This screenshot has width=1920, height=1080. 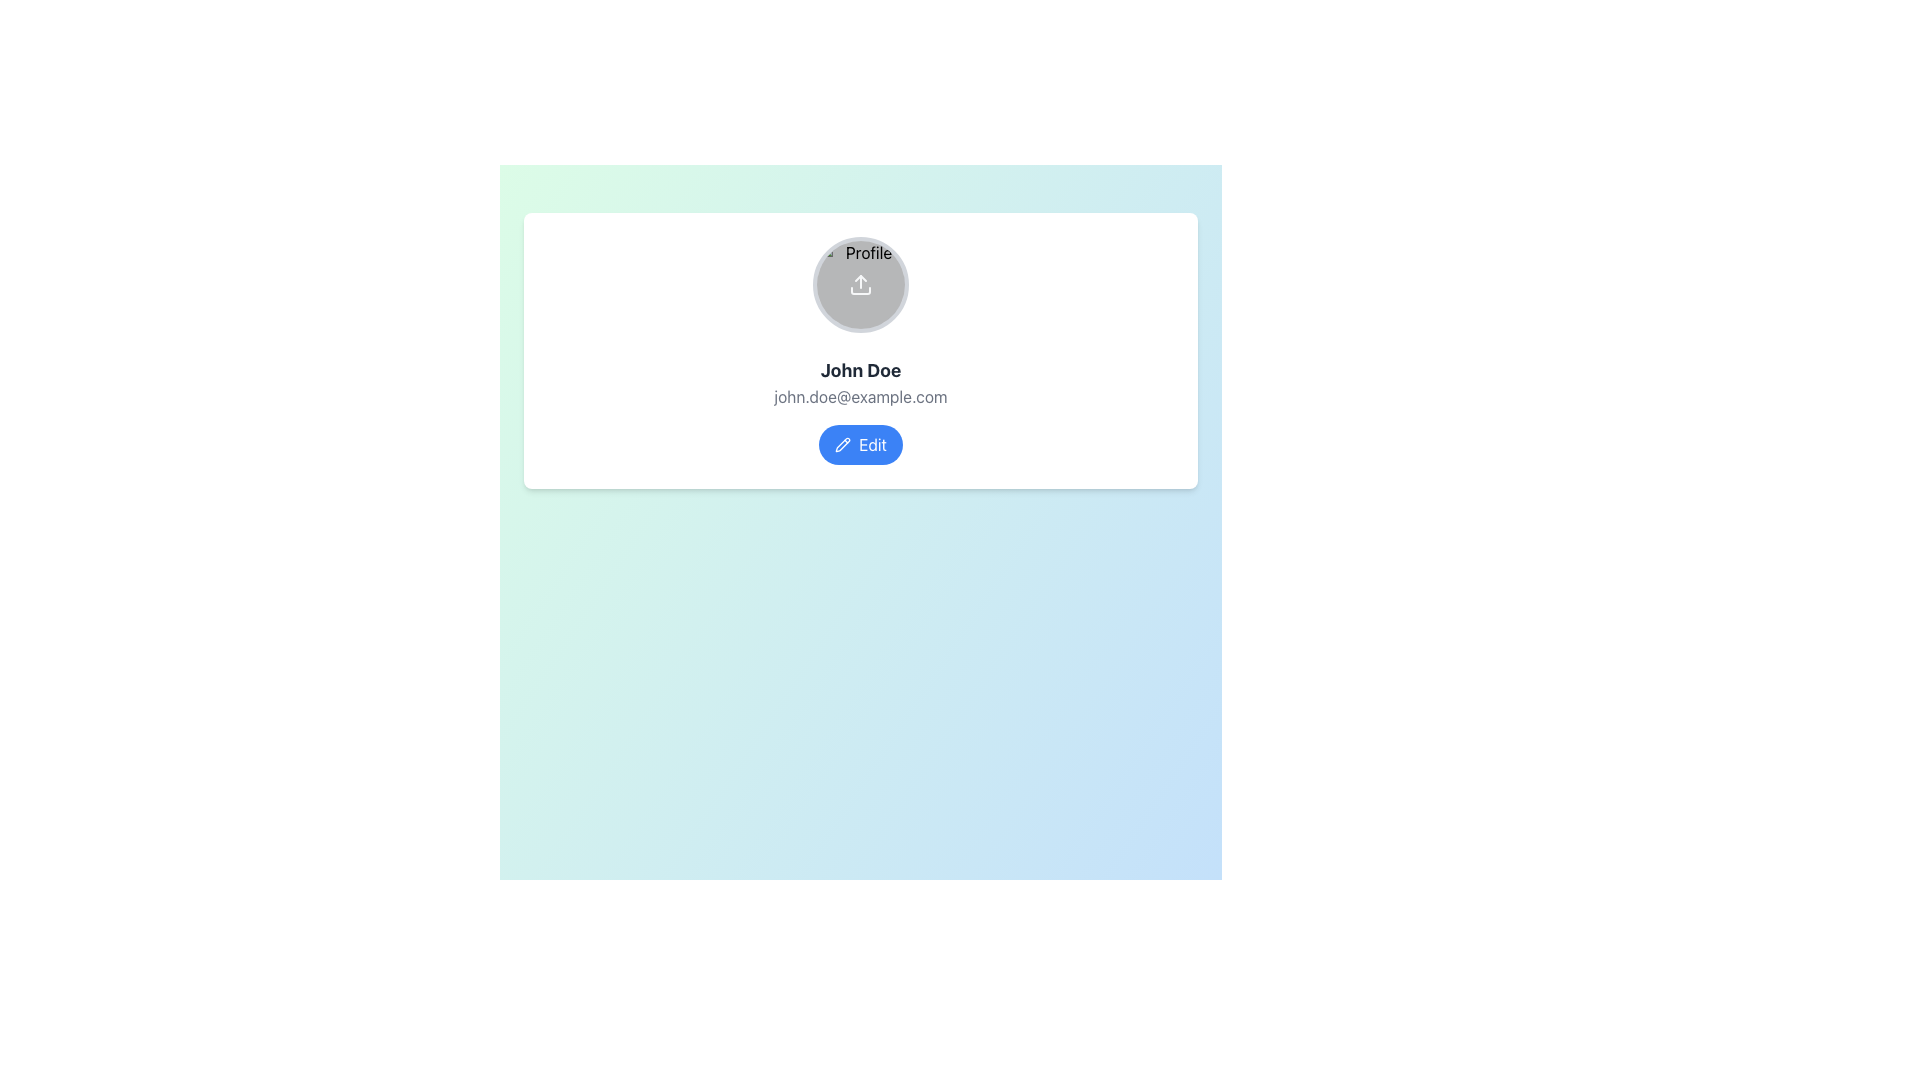 I want to click on or copy the email address text snippet 'john.doe@example.com' displayed in gray font color, which is located beneath the name label 'John Doe' and above the 'Edit' button on the profile card, so click(x=860, y=397).